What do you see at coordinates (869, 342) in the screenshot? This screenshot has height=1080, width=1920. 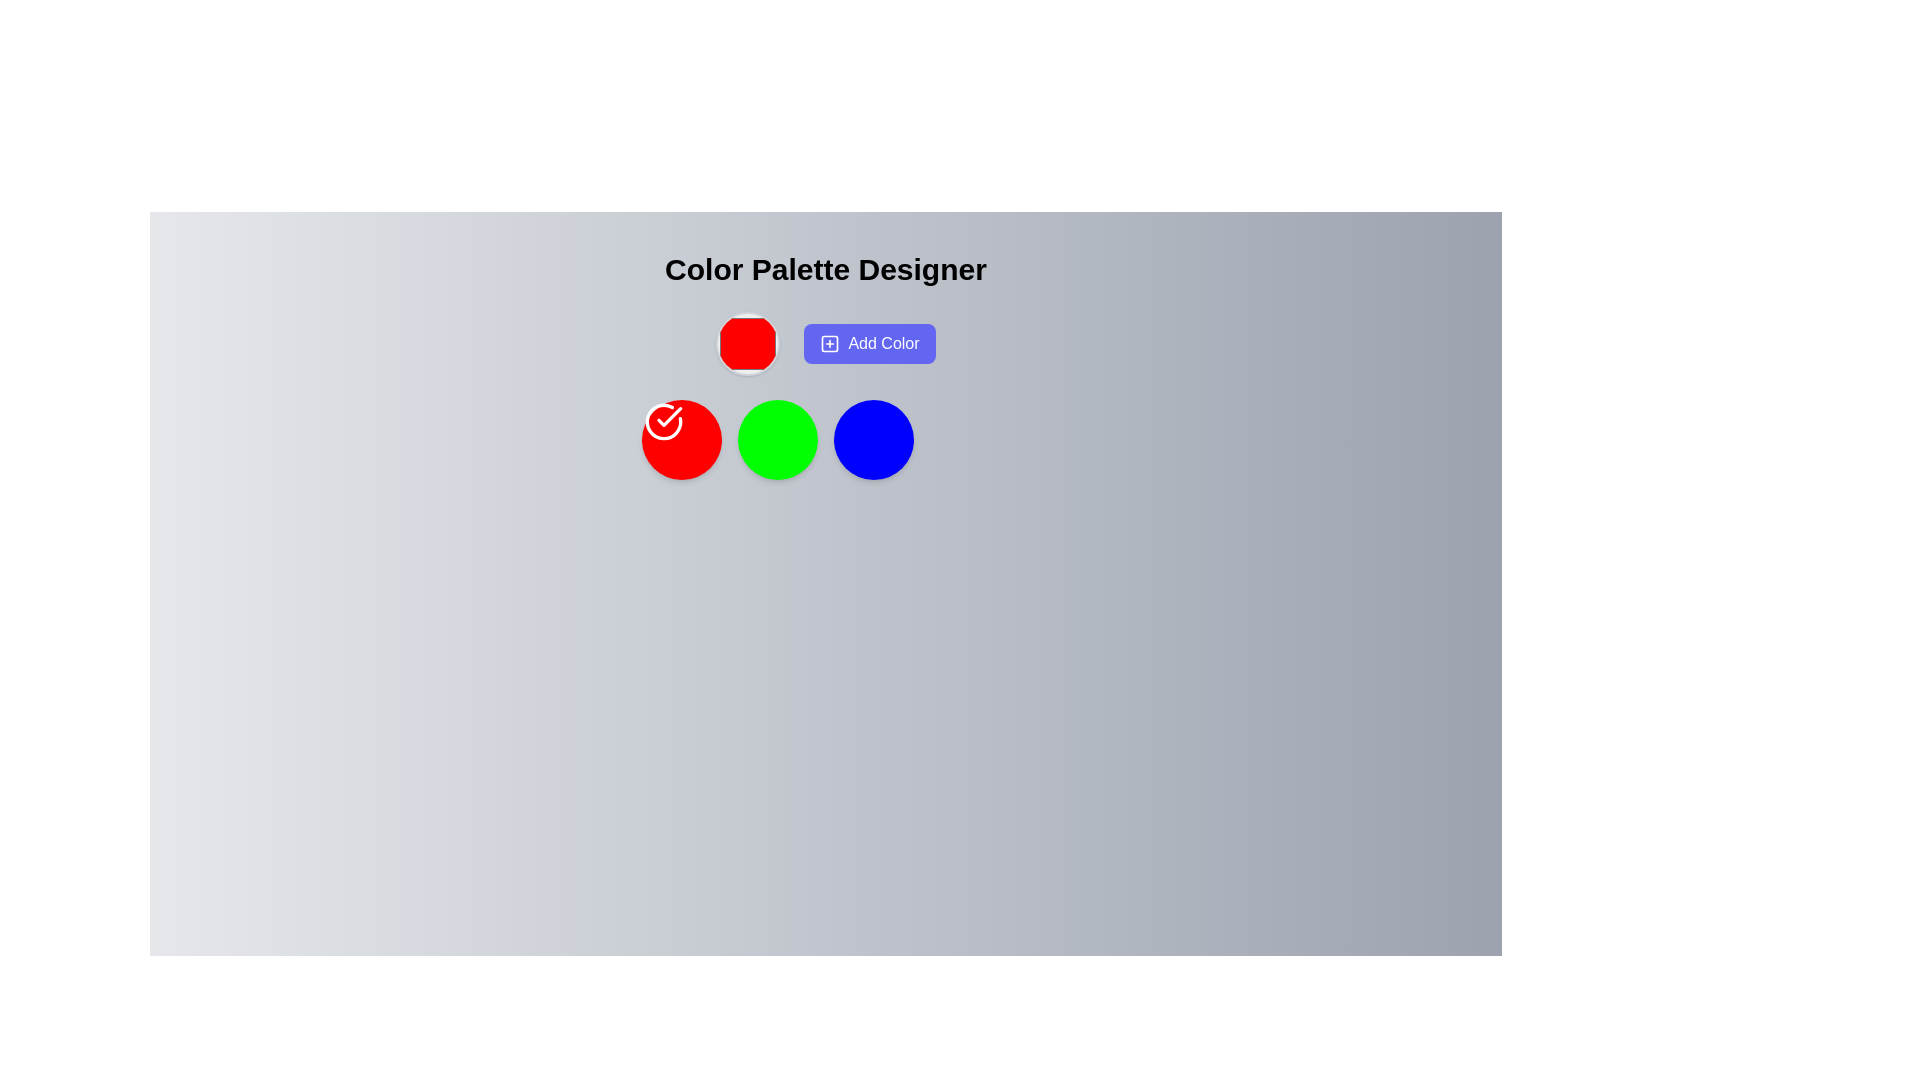 I see `the 'Add Color' button with rounded corners and an indigo background` at bounding box center [869, 342].